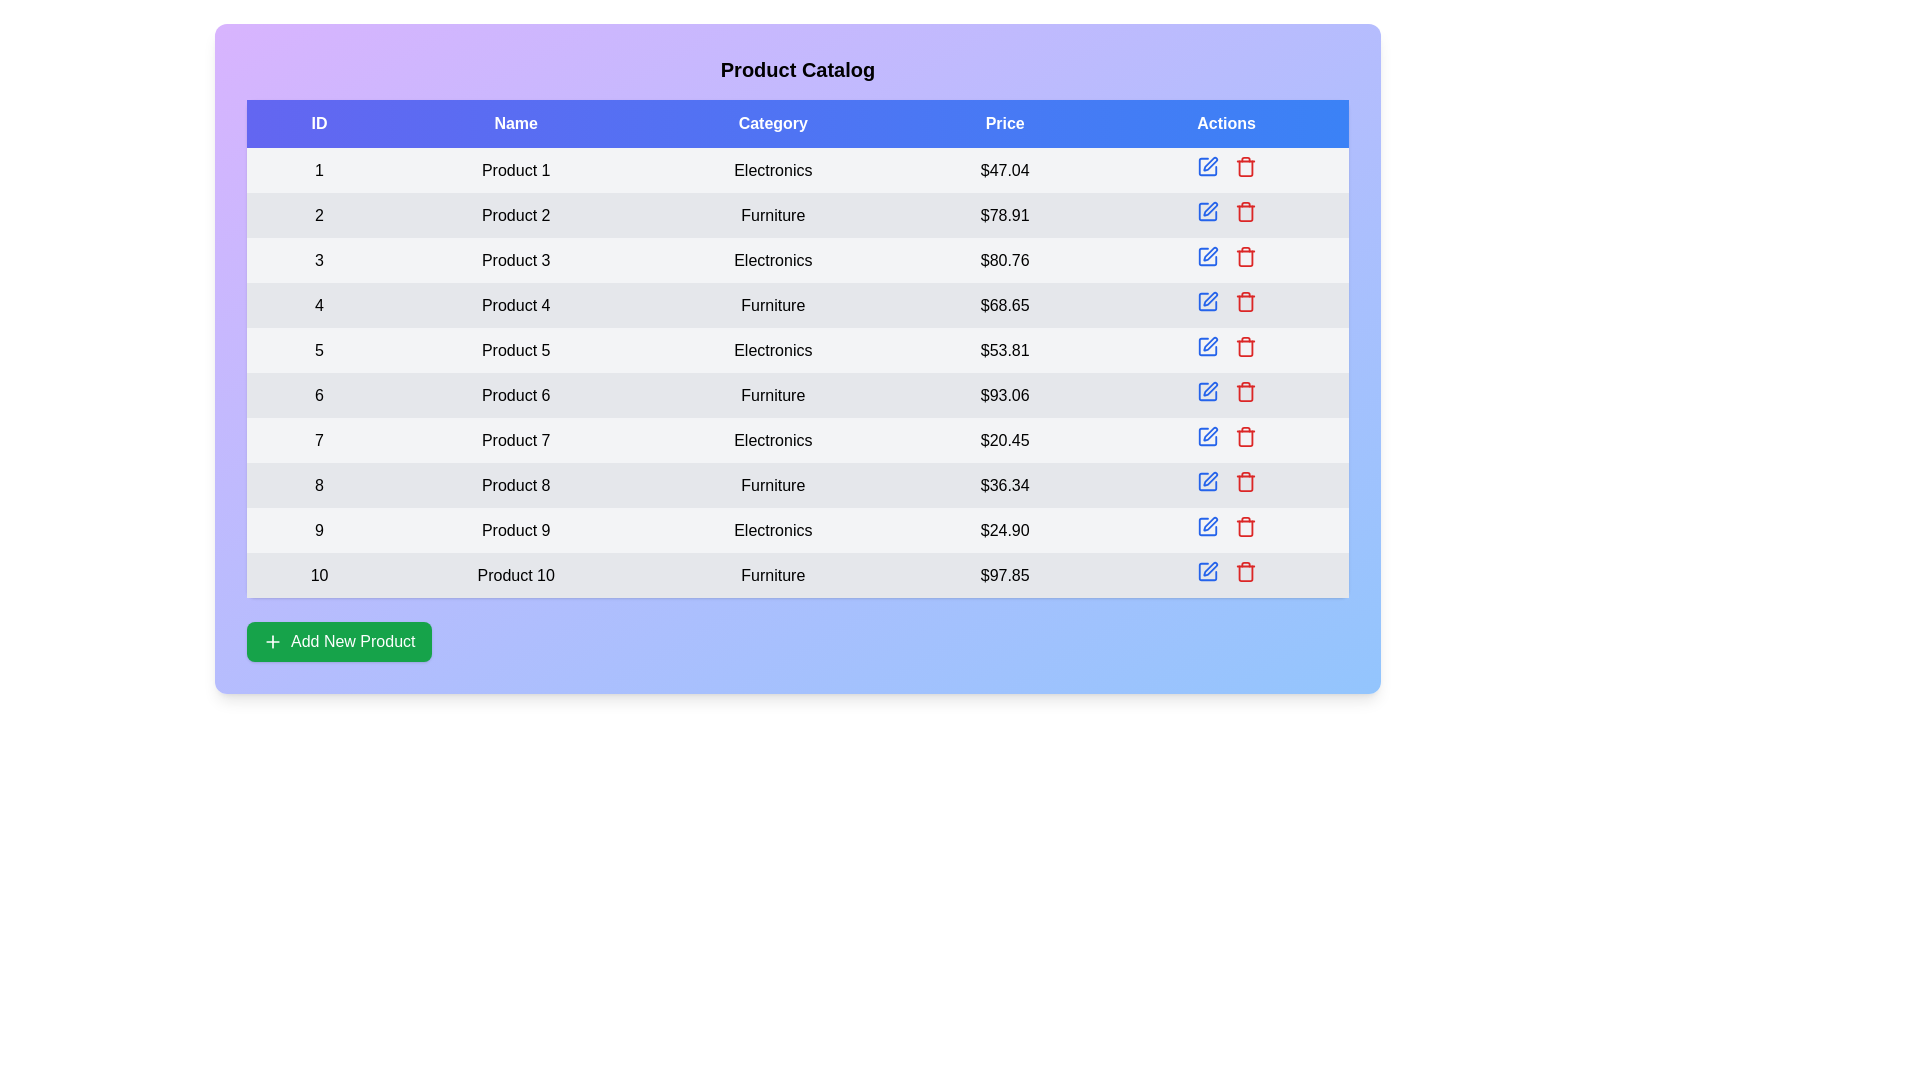 The height and width of the screenshot is (1080, 1920). I want to click on the add button to observe visual changes, so click(339, 641).